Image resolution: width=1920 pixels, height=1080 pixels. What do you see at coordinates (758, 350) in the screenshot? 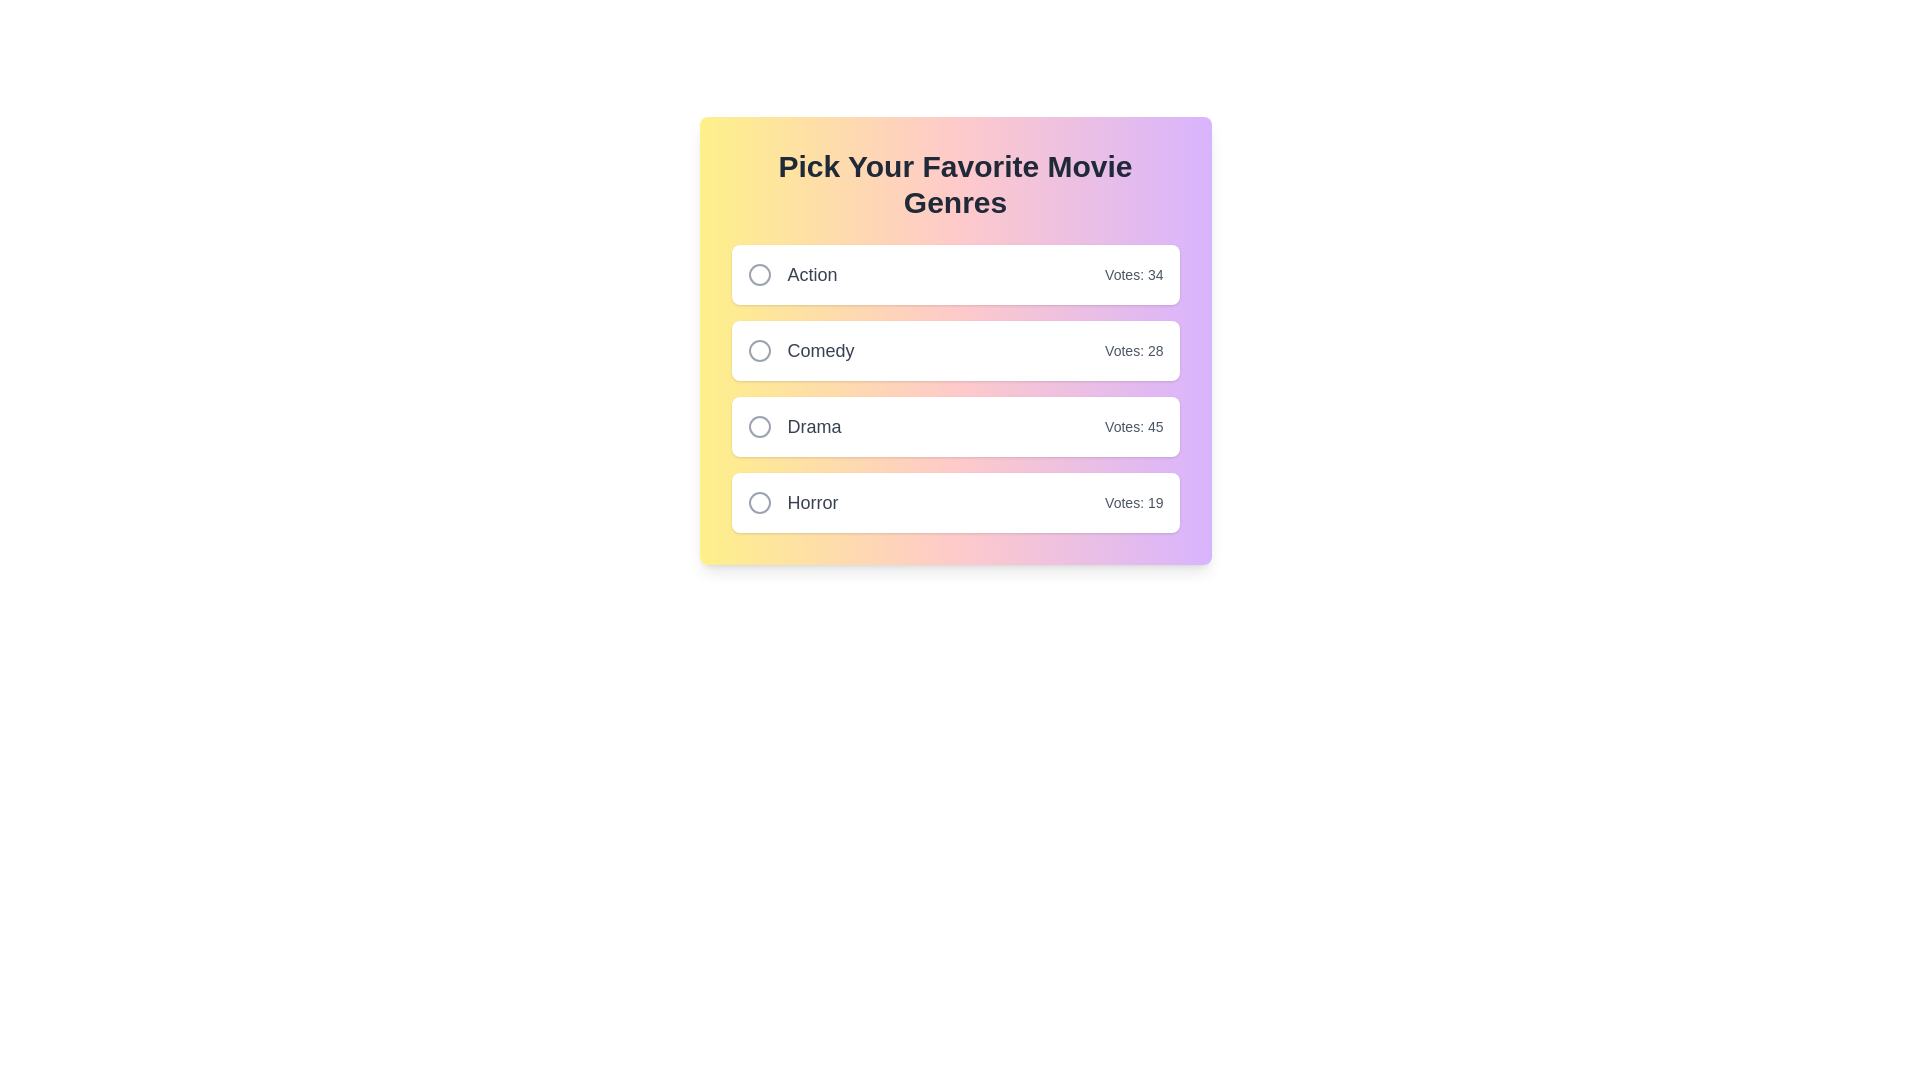
I see `the genre Comedy` at bounding box center [758, 350].